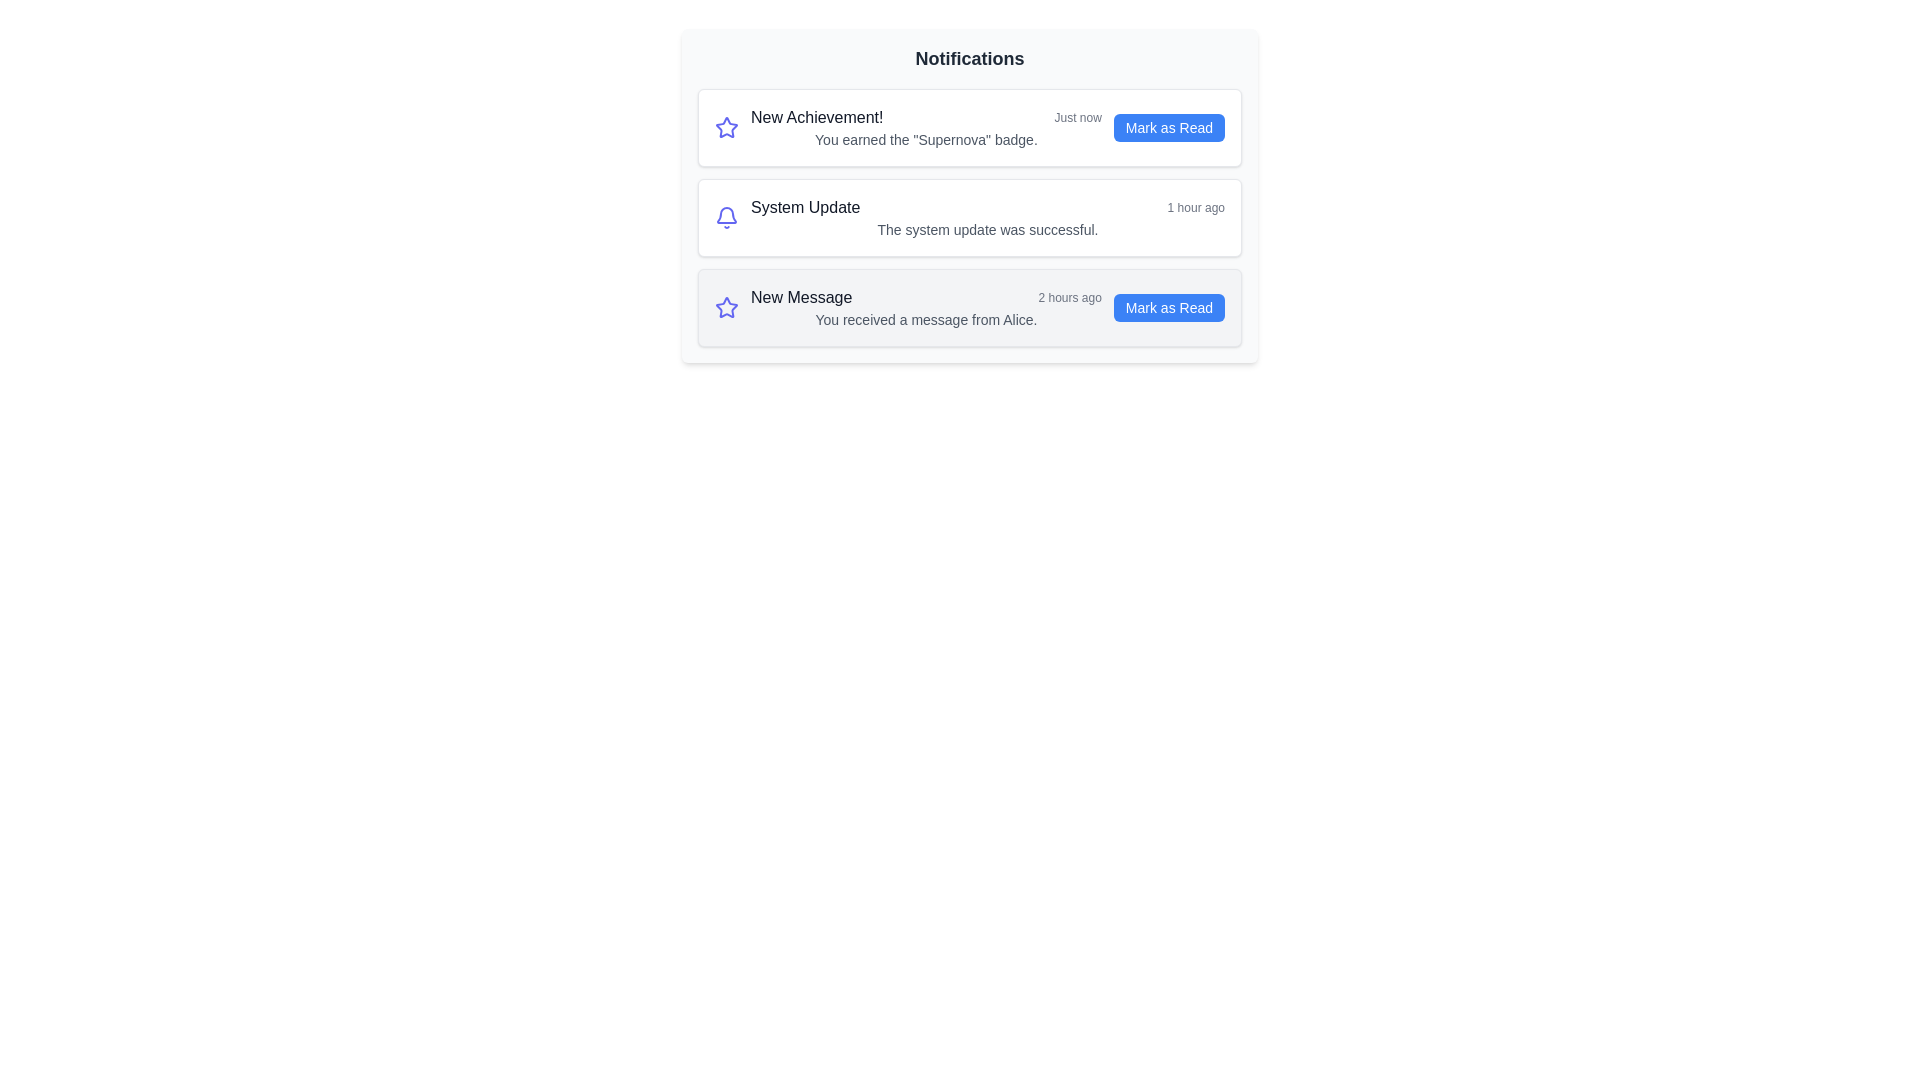  What do you see at coordinates (1069, 297) in the screenshot?
I see `the small text label displaying '2 hours ago' located in the bottom notification box, right-aligned and next to the notification title 'New Message'` at bounding box center [1069, 297].